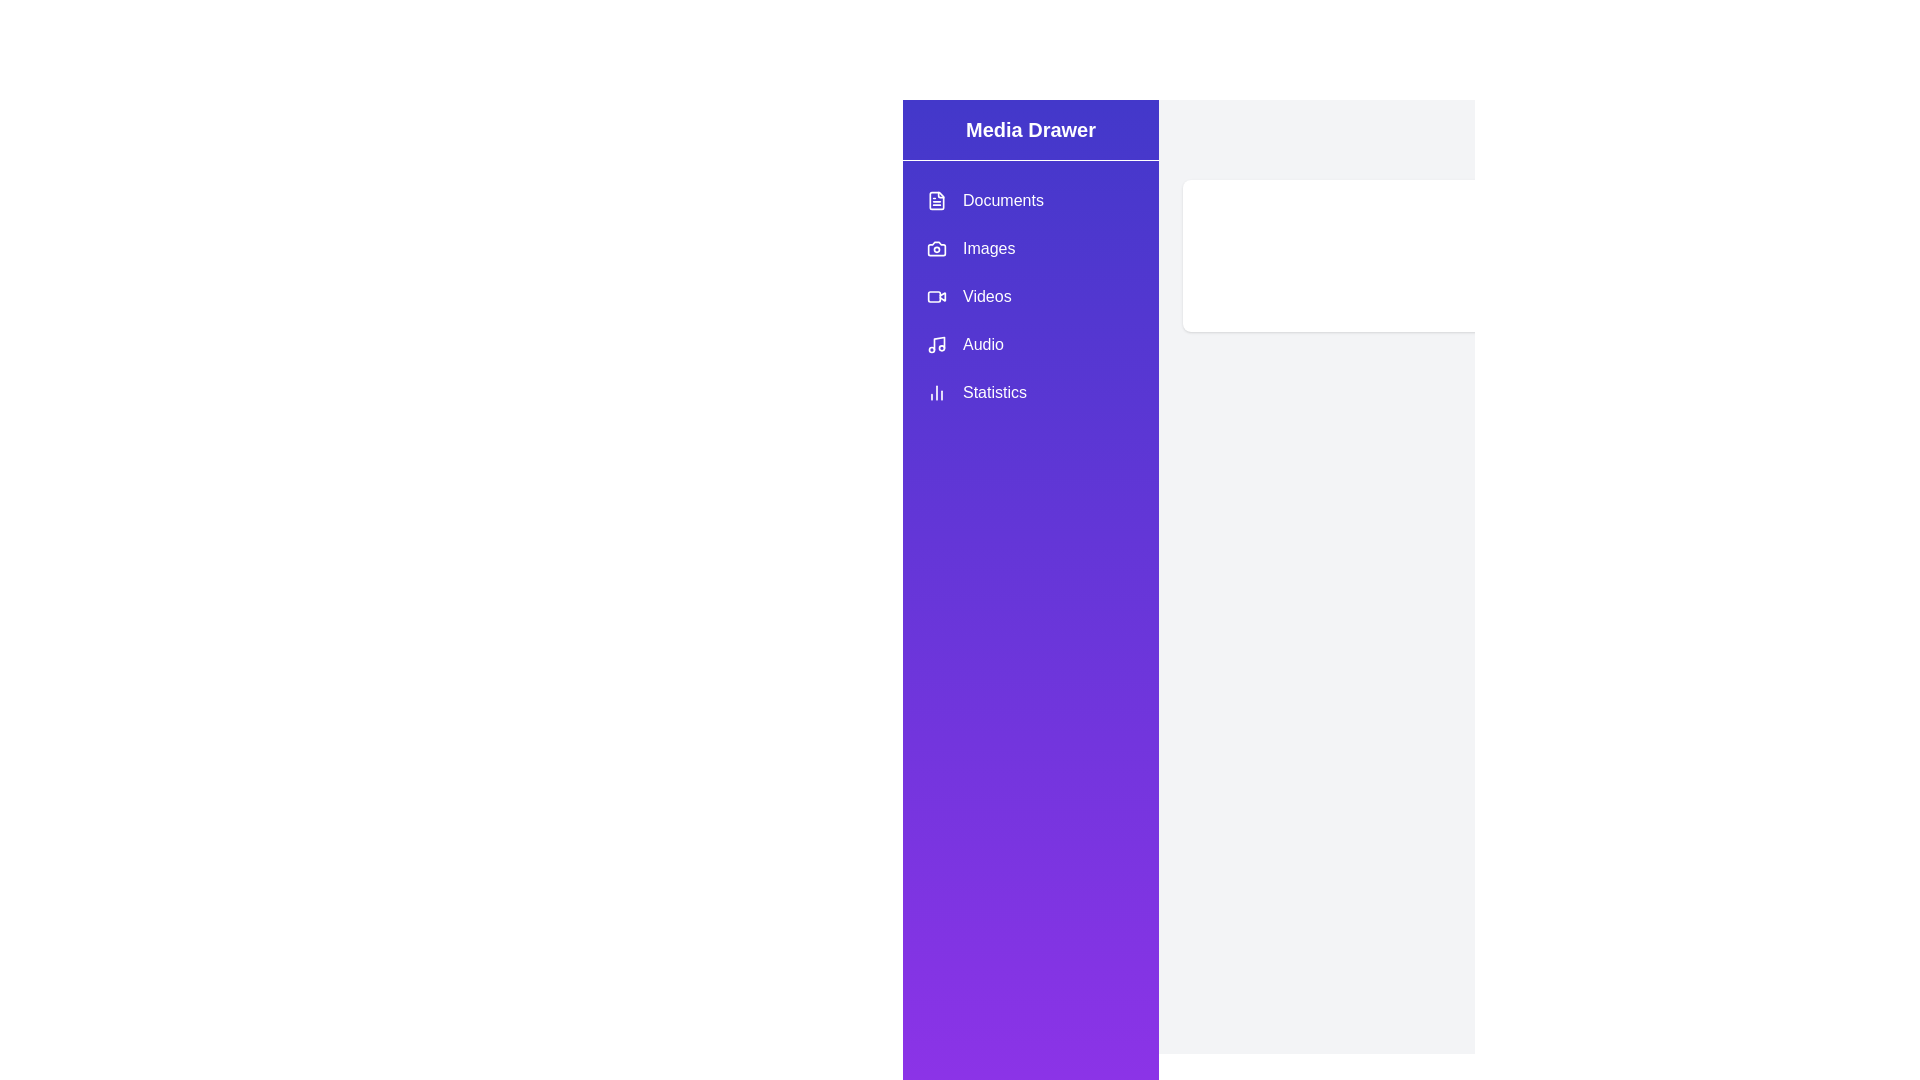 The image size is (1920, 1080). I want to click on the category Audio in the drawer, so click(1031, 343).